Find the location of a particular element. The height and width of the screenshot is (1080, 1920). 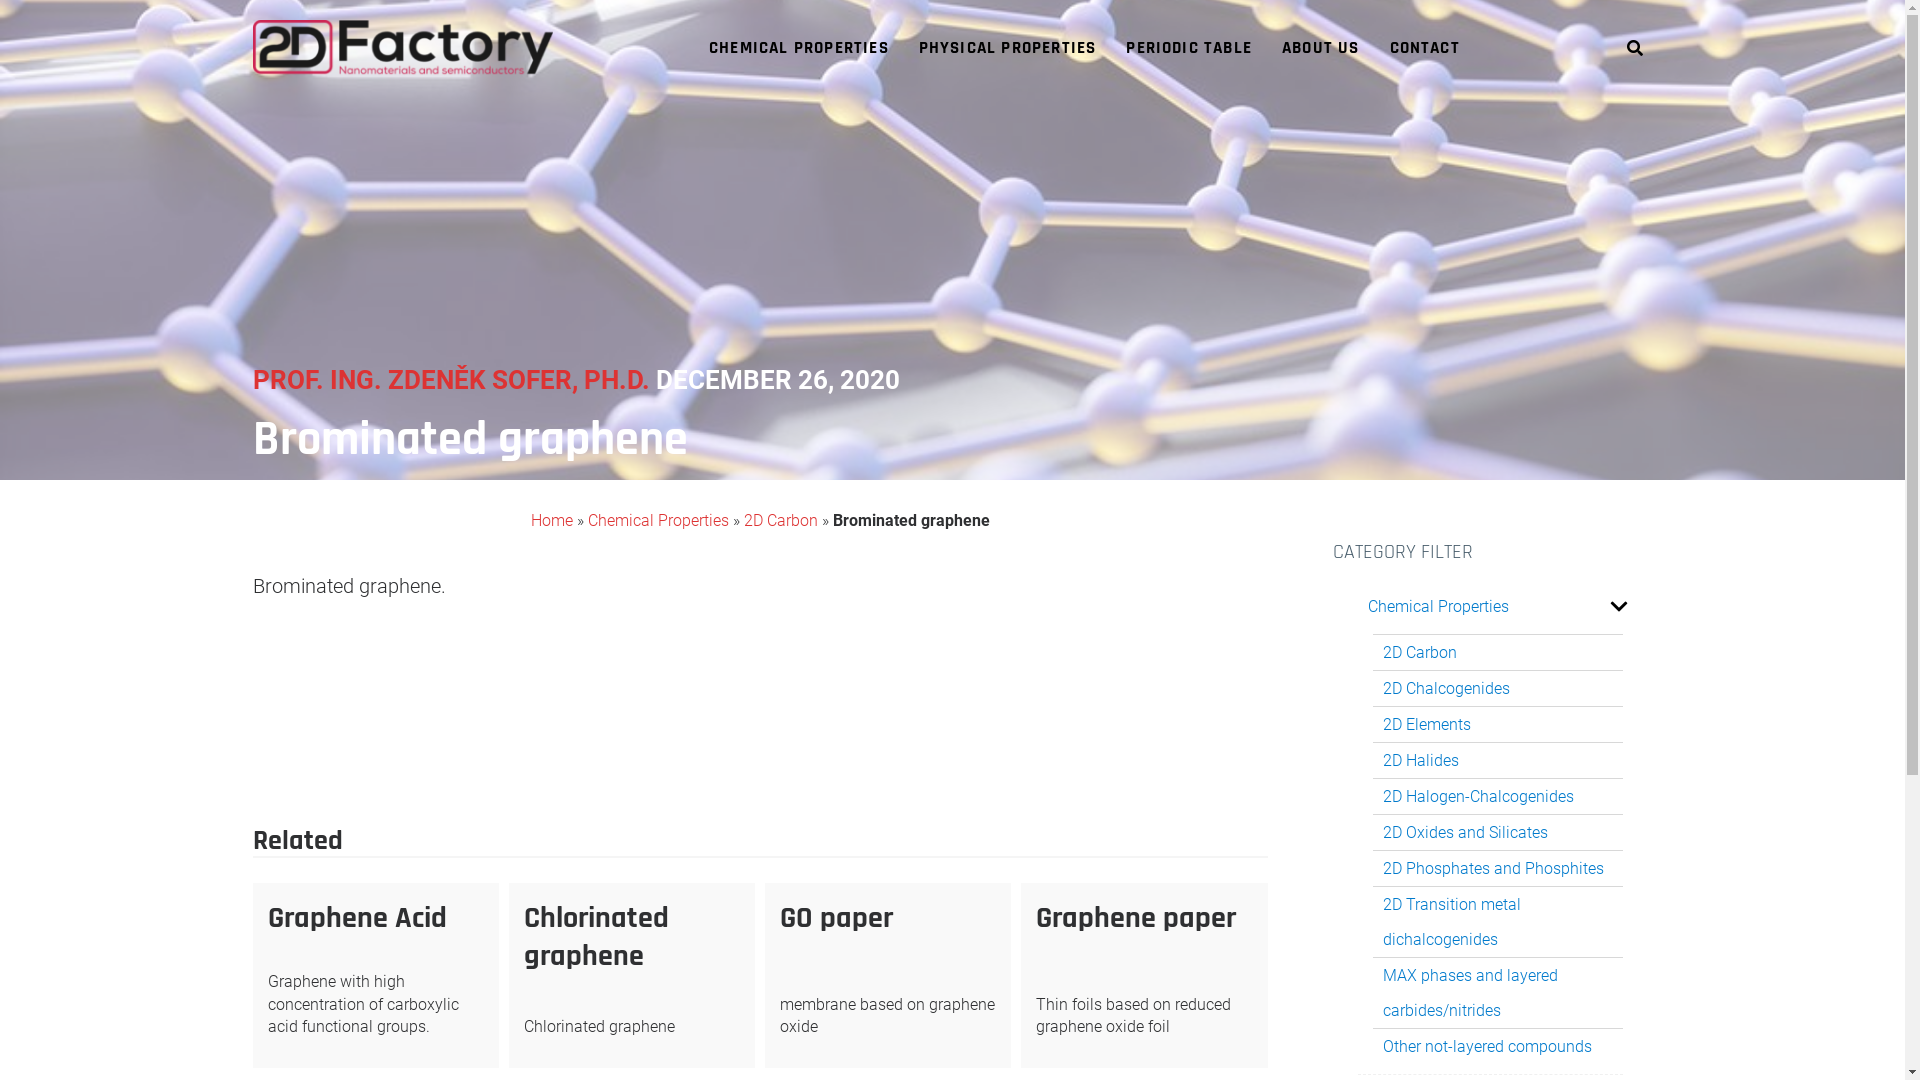

'Home' is located at coordinates (529, 519).